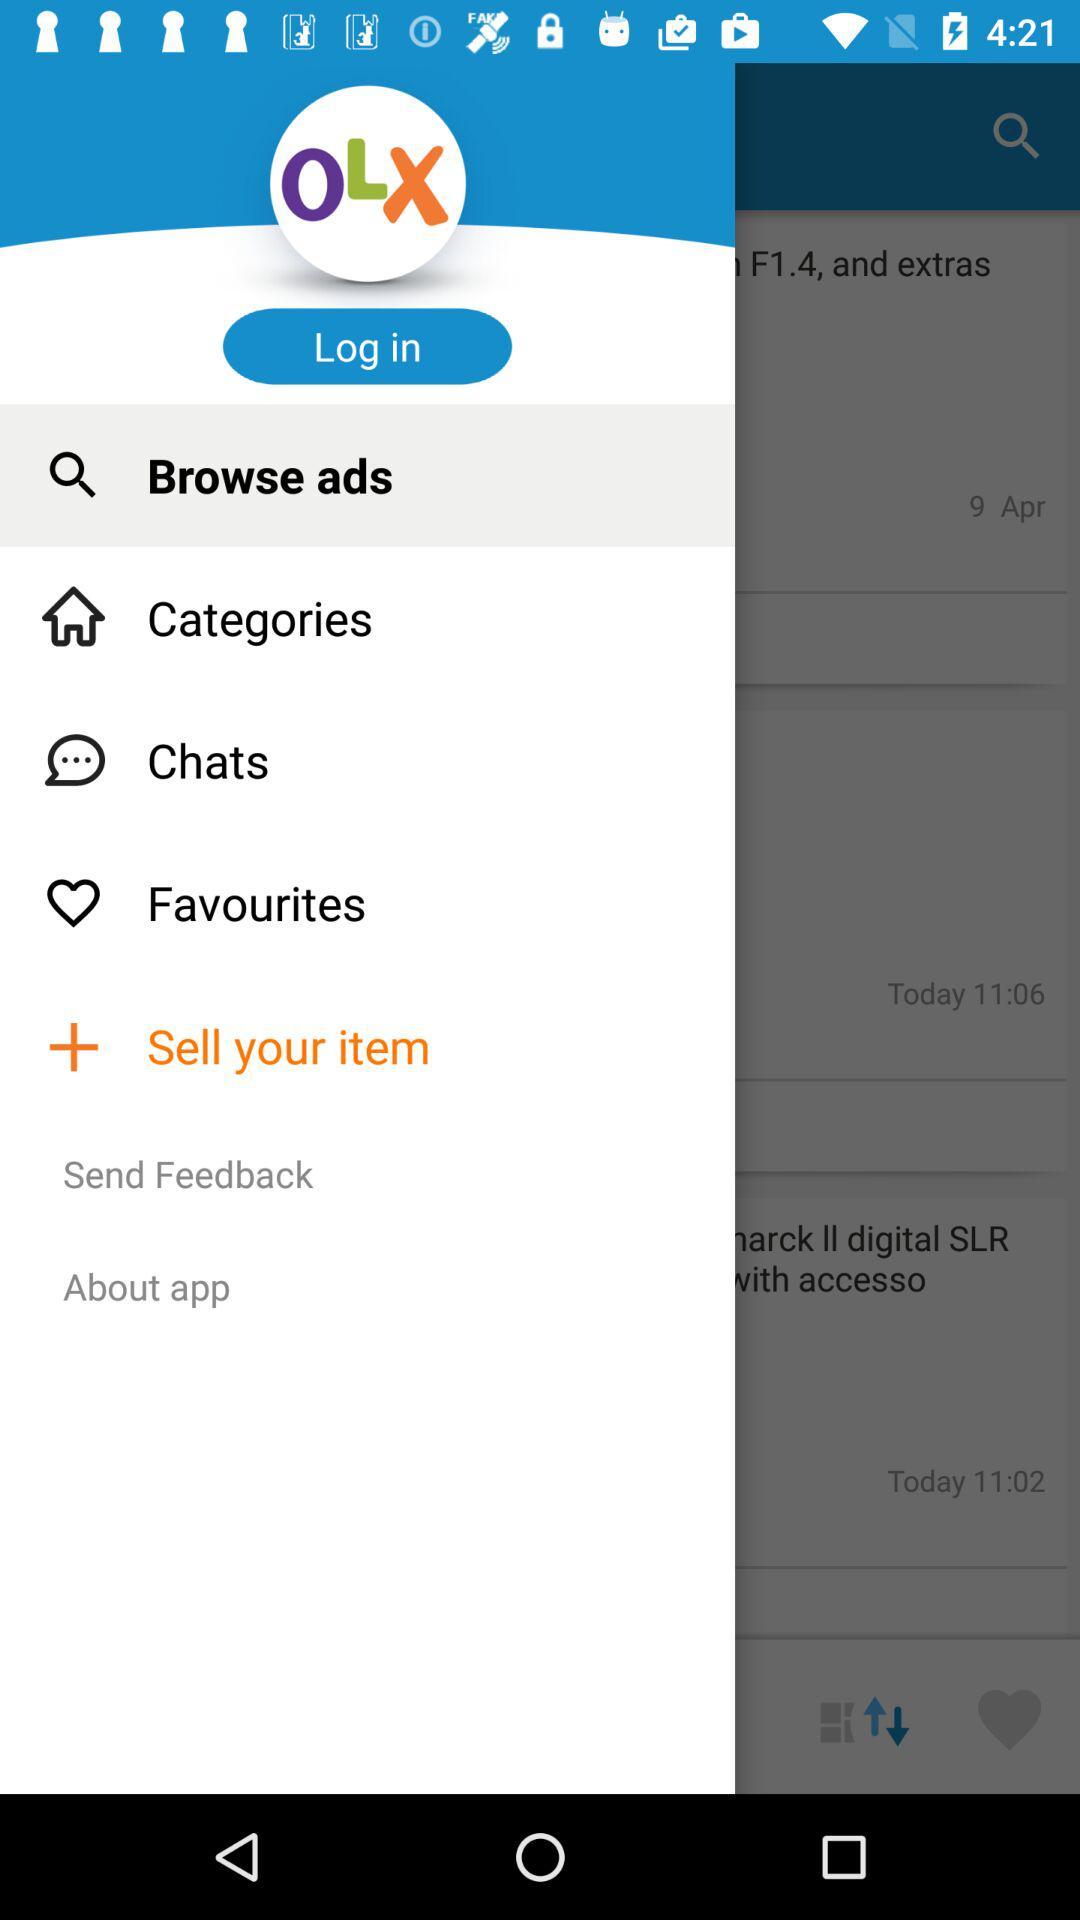 Image resolution: width=1080 pixels, height=1920 pixels. What do you see at coordinates (1009, 1715) in the screenshot?
I see `the favorite icon` at bounding box center [1009, 1715].